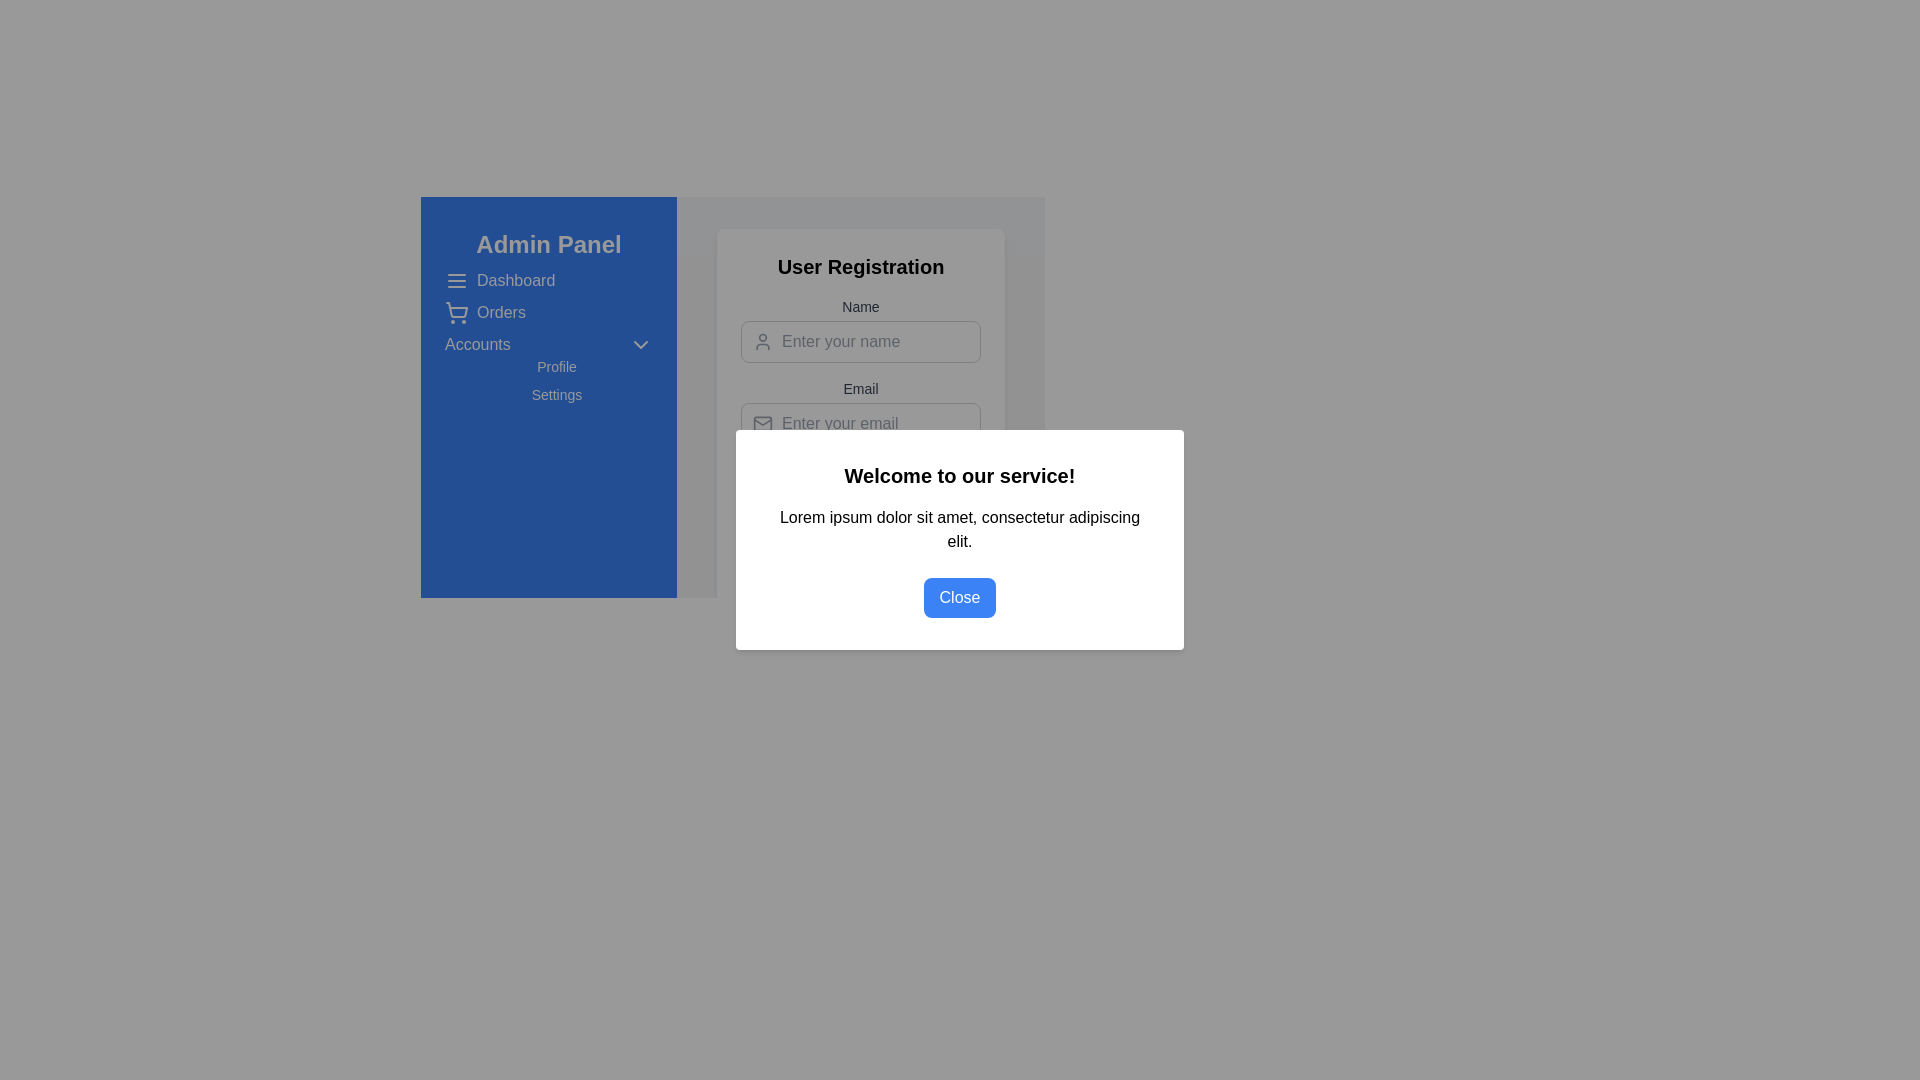 The width and height of the screenshot is (1920, 1080). I want to click on the 'Profile' text link located below the 'Accounts' dropdown in the side navigation panel, so click(548, 369).